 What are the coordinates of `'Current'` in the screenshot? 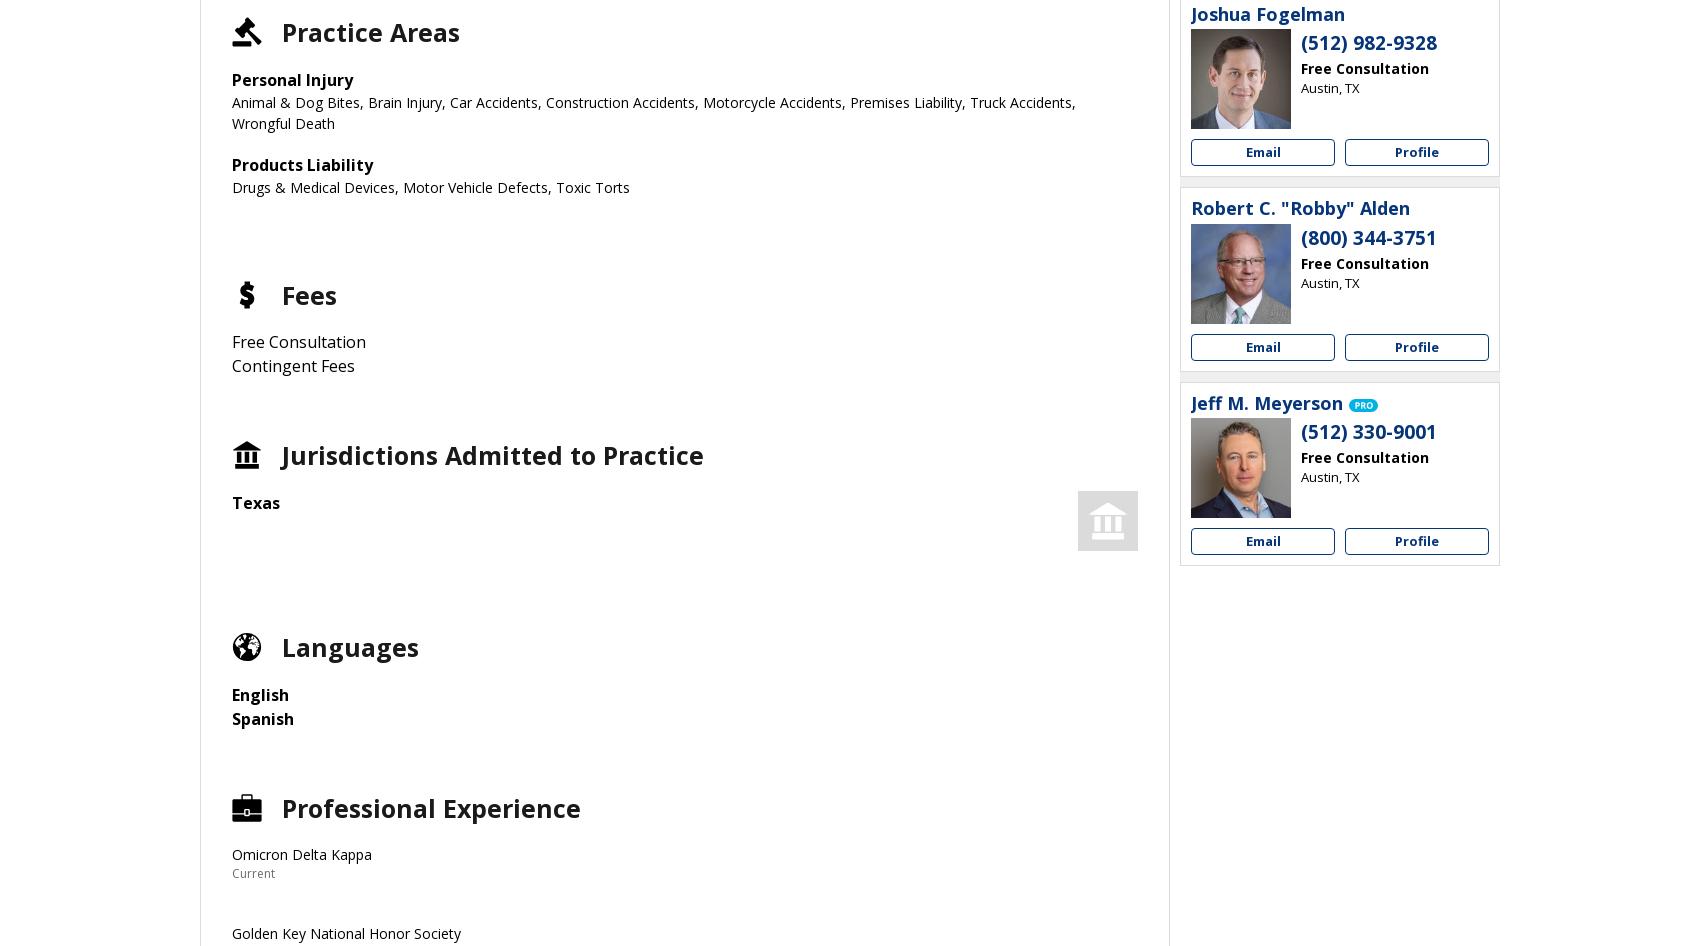 It's located at (232, 872).